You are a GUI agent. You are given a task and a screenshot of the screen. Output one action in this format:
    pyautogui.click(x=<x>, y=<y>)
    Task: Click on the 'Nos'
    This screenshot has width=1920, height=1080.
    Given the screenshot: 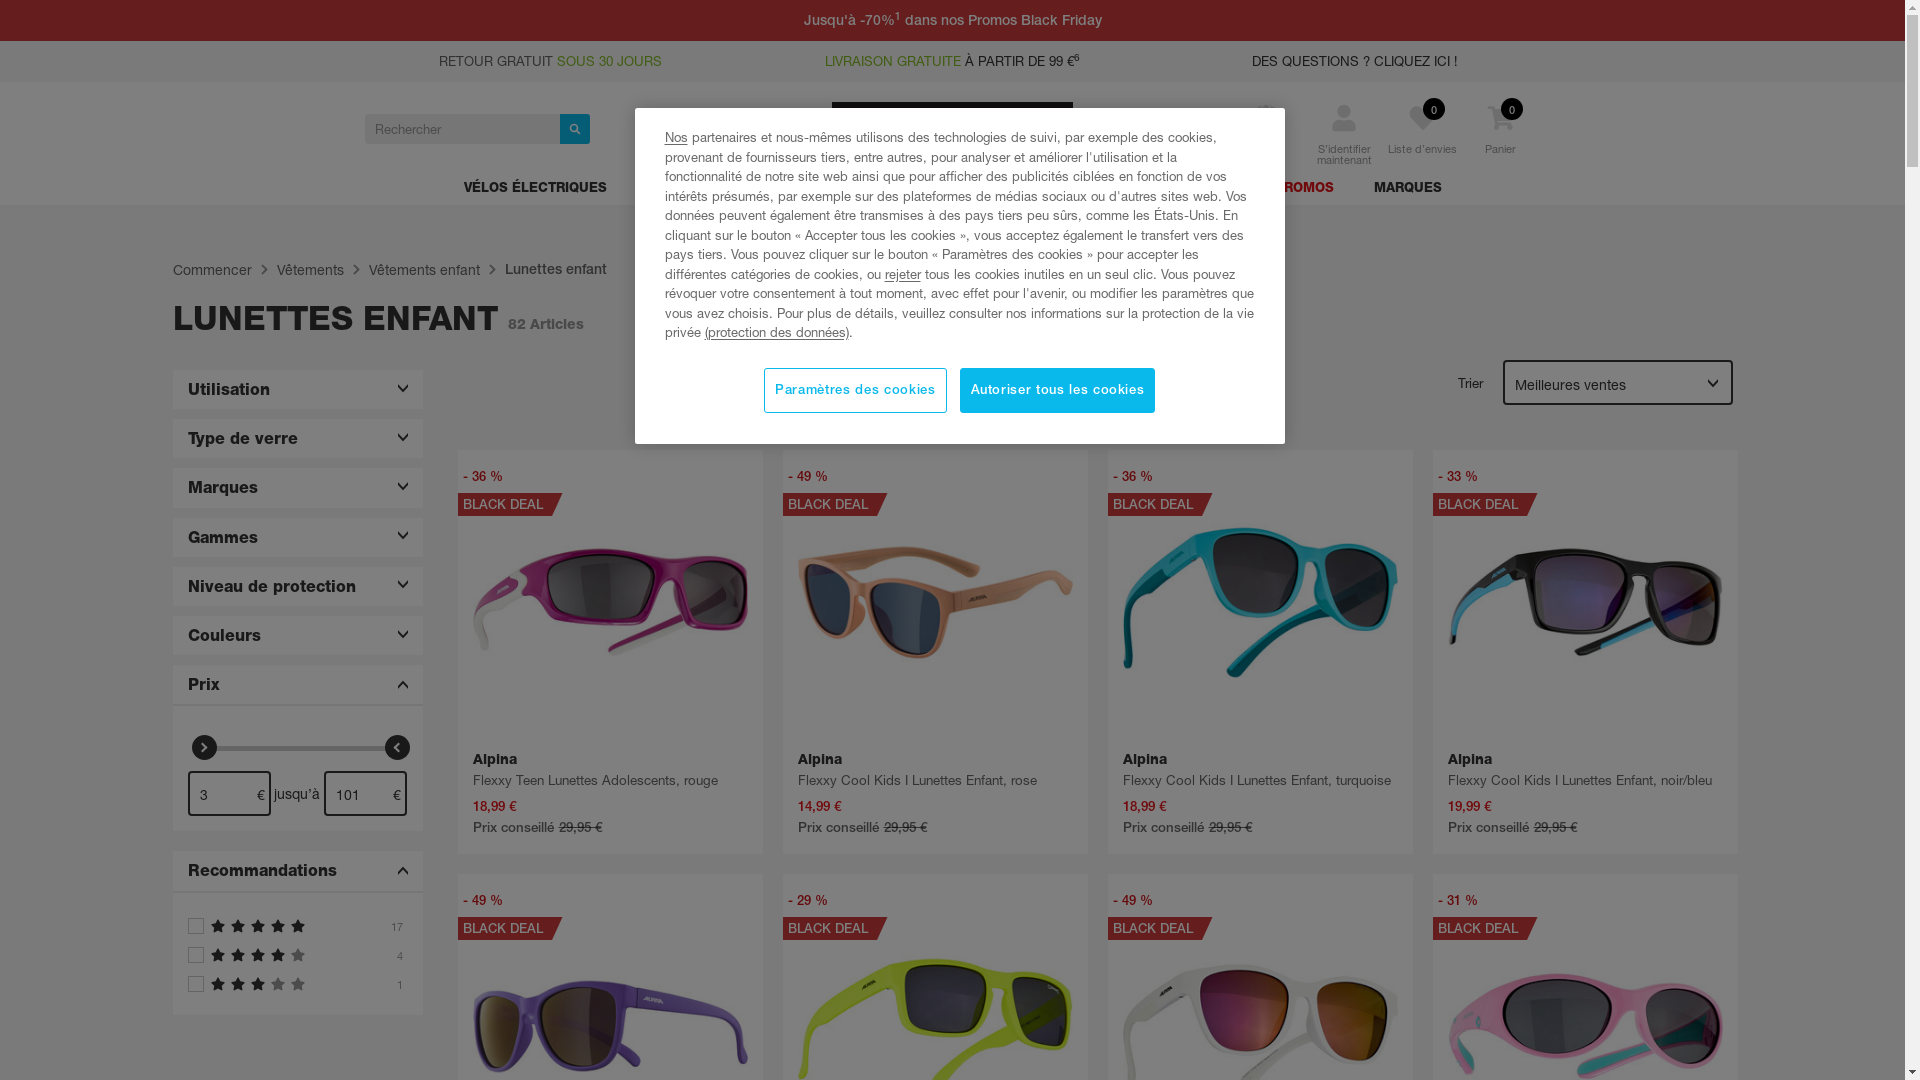 What is the action you would take?
    pyautogui.click(x=675, y=136)
    